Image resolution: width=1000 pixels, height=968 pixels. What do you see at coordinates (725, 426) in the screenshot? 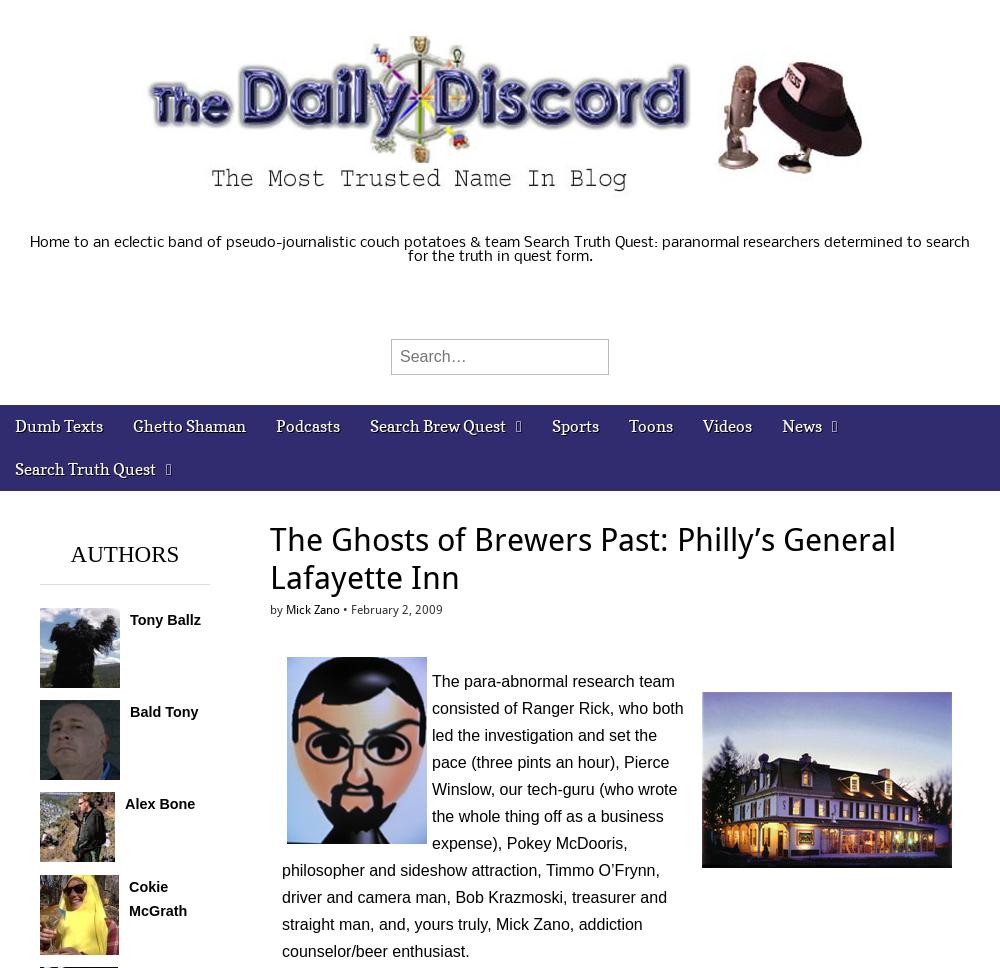
I see `'Videos'` at bounding box center [725, 426].